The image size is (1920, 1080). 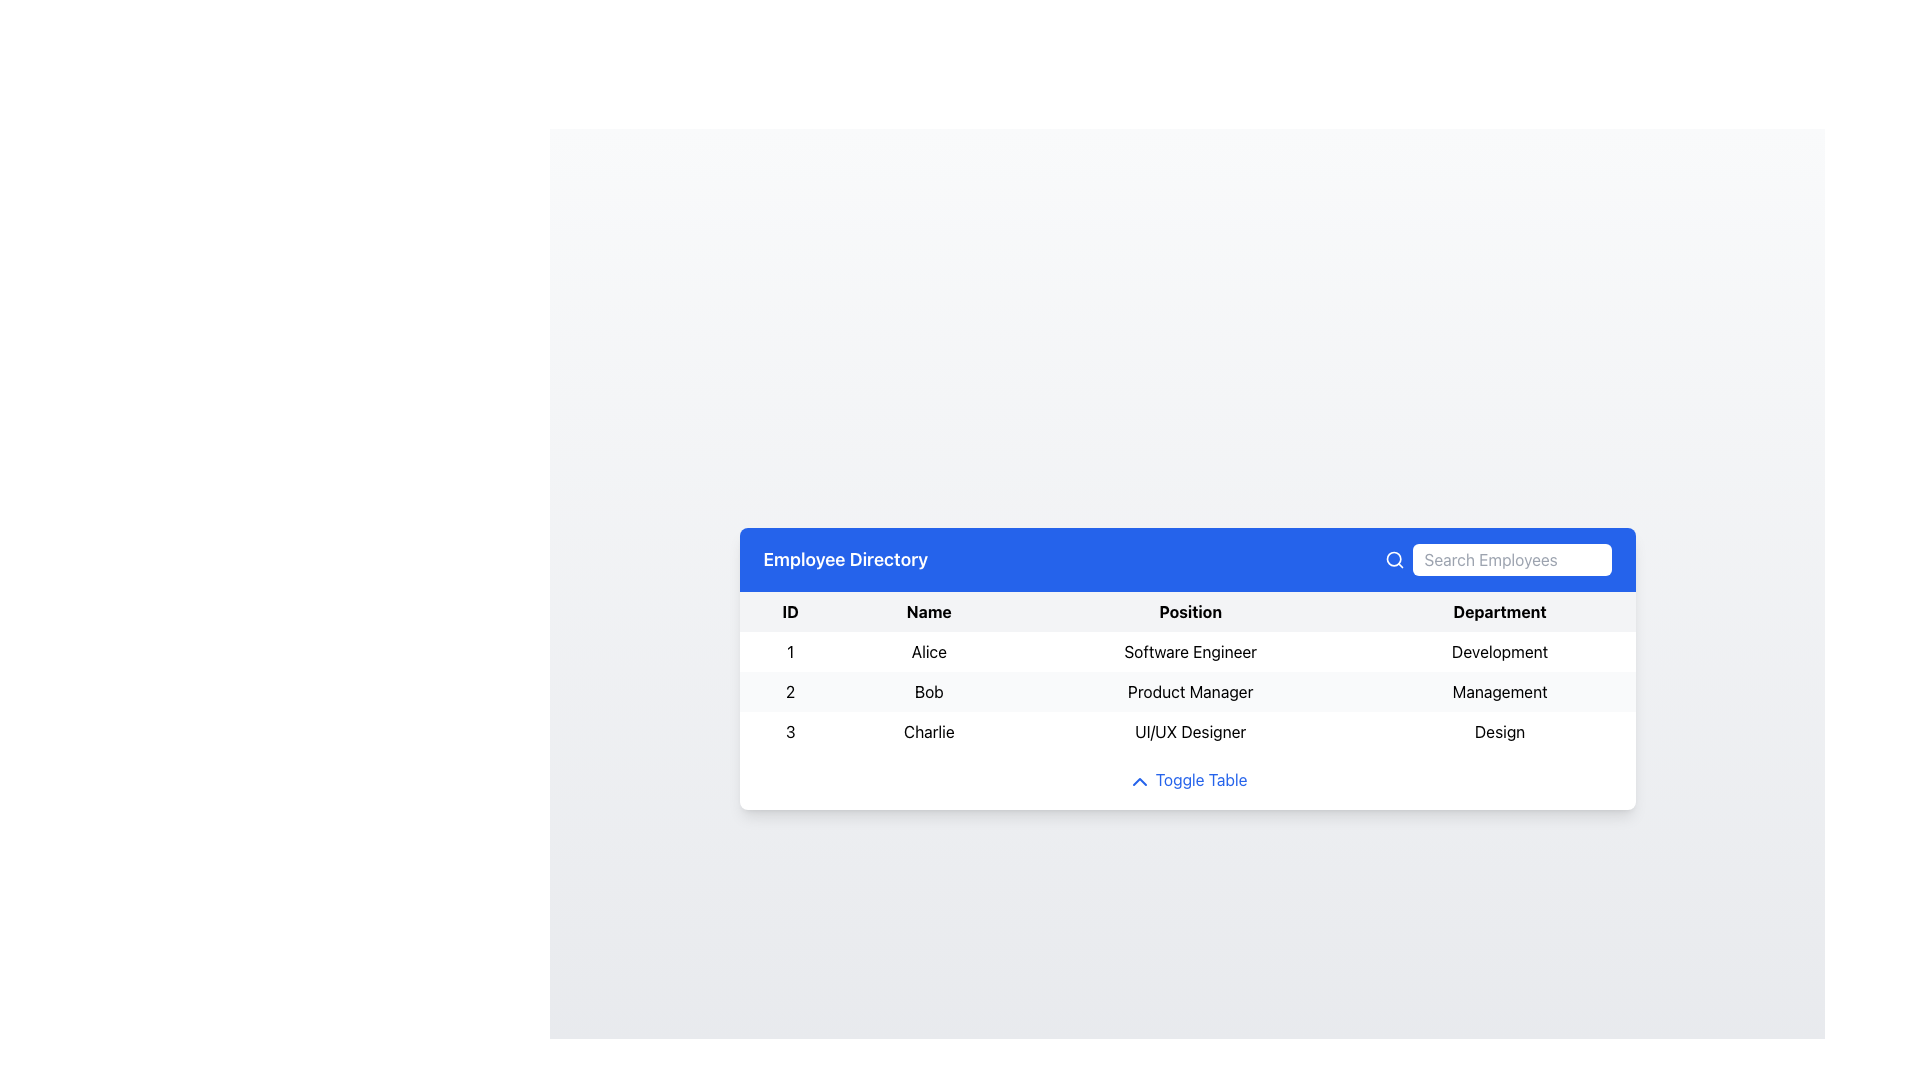 What do you see at coordinates (1393, 560) in the screenshot?
I see `the search icon located on the rightmost side of the blue header bar` at bounding box center [1393, 560].